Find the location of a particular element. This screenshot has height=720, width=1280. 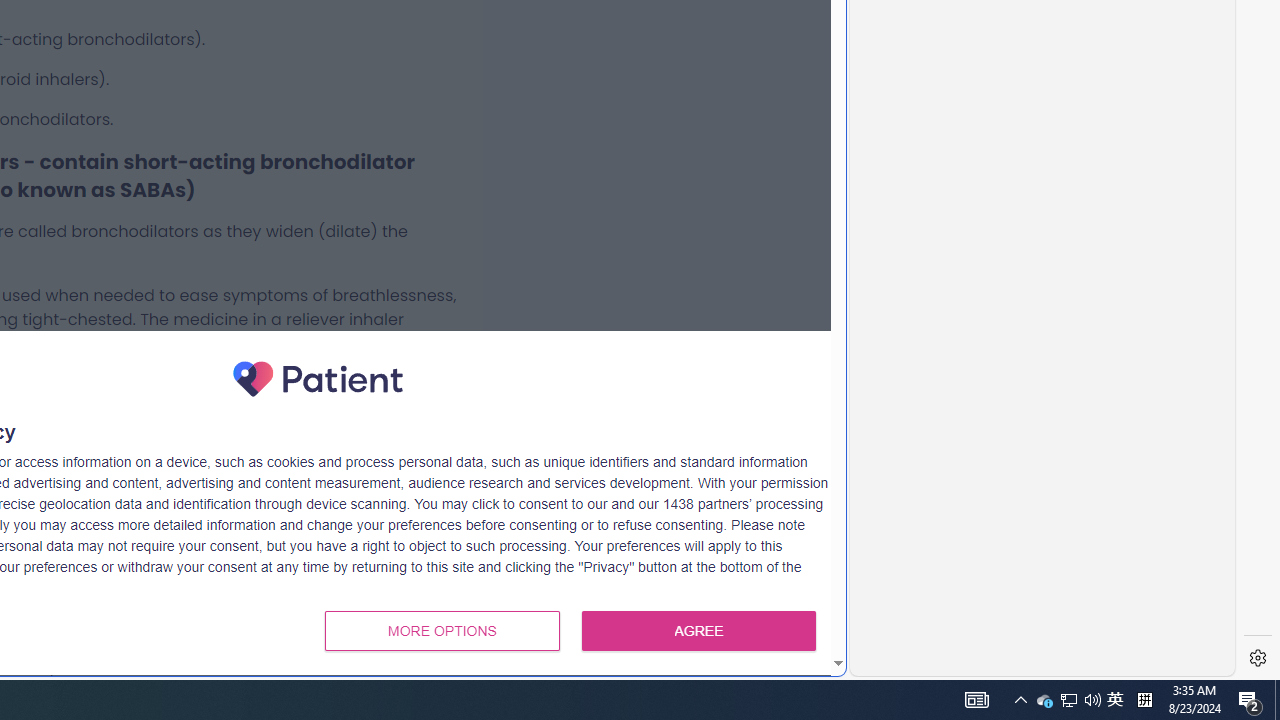

'Publisher Logo' is located at coordinates (317, 378).